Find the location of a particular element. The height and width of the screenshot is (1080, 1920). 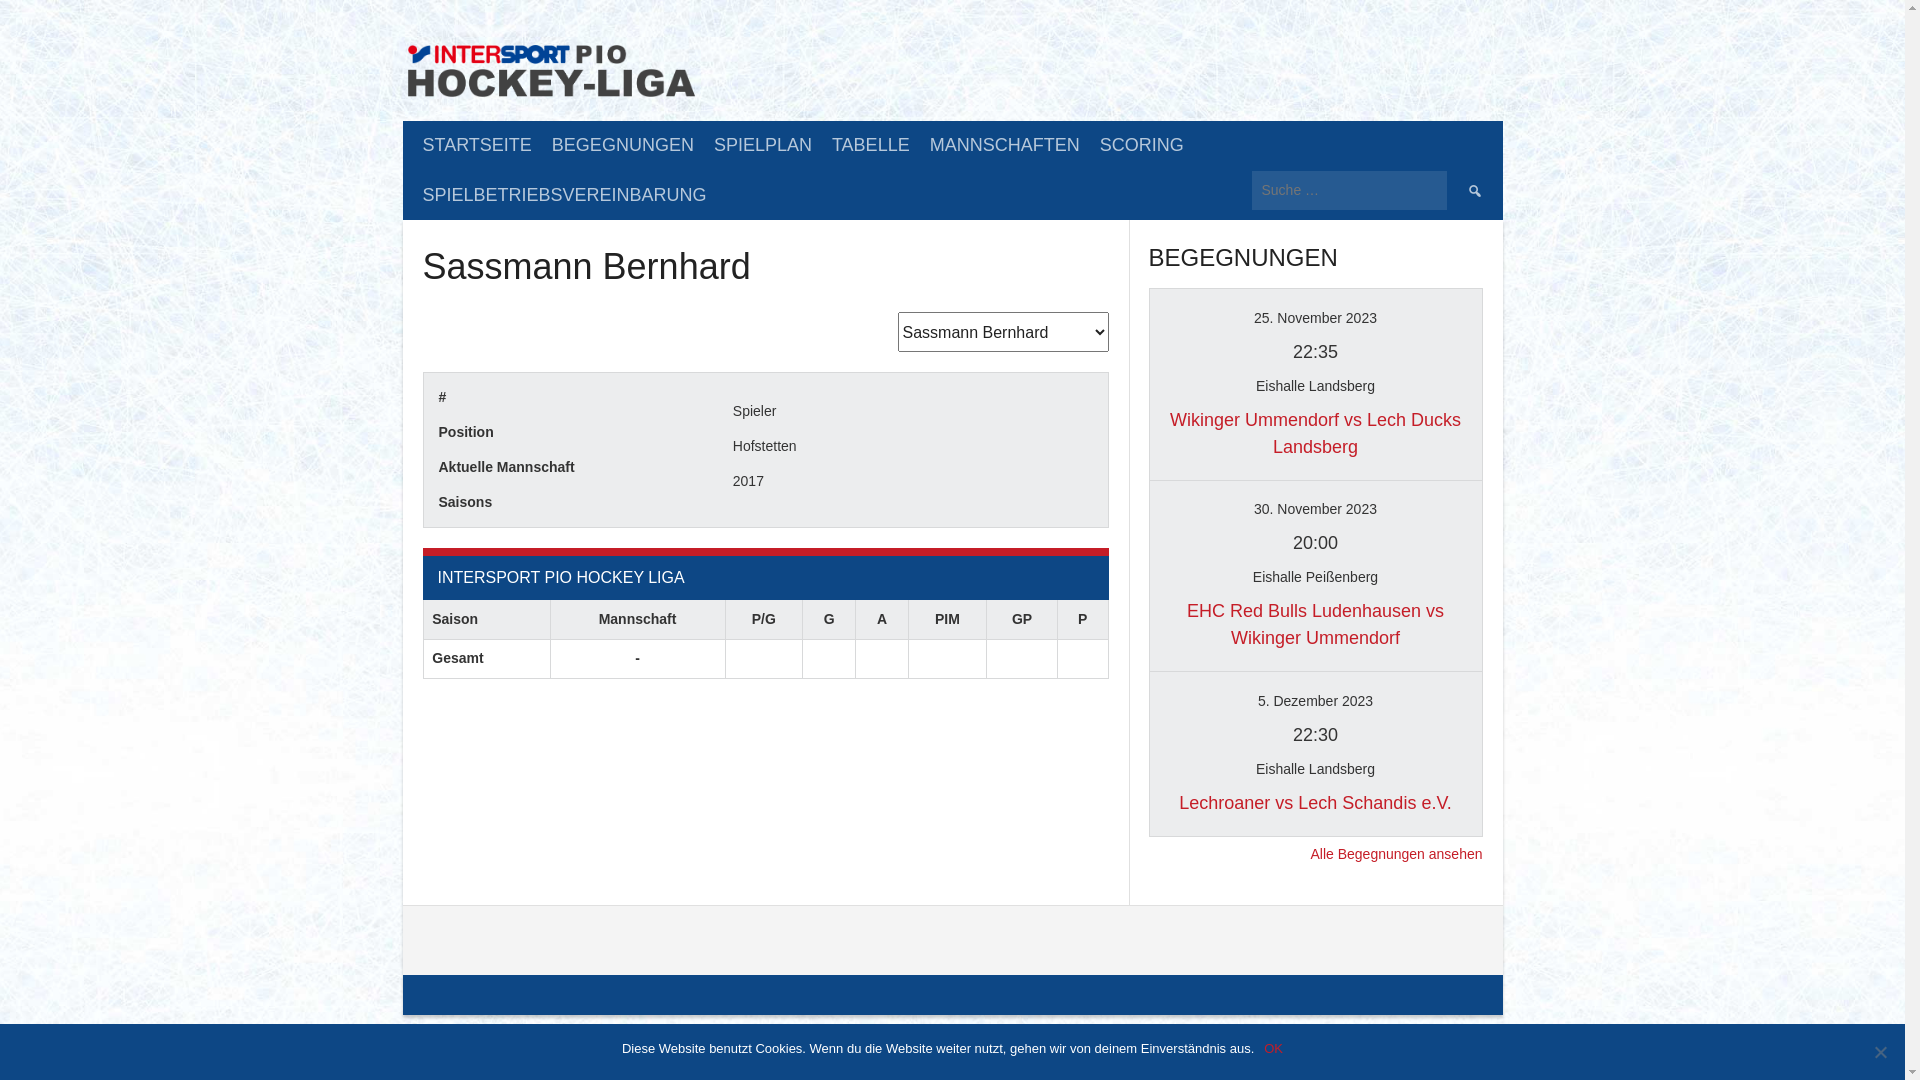

'SPIELBETRIEBSVEREINBARUNG' is located at coordinates (563, 196).